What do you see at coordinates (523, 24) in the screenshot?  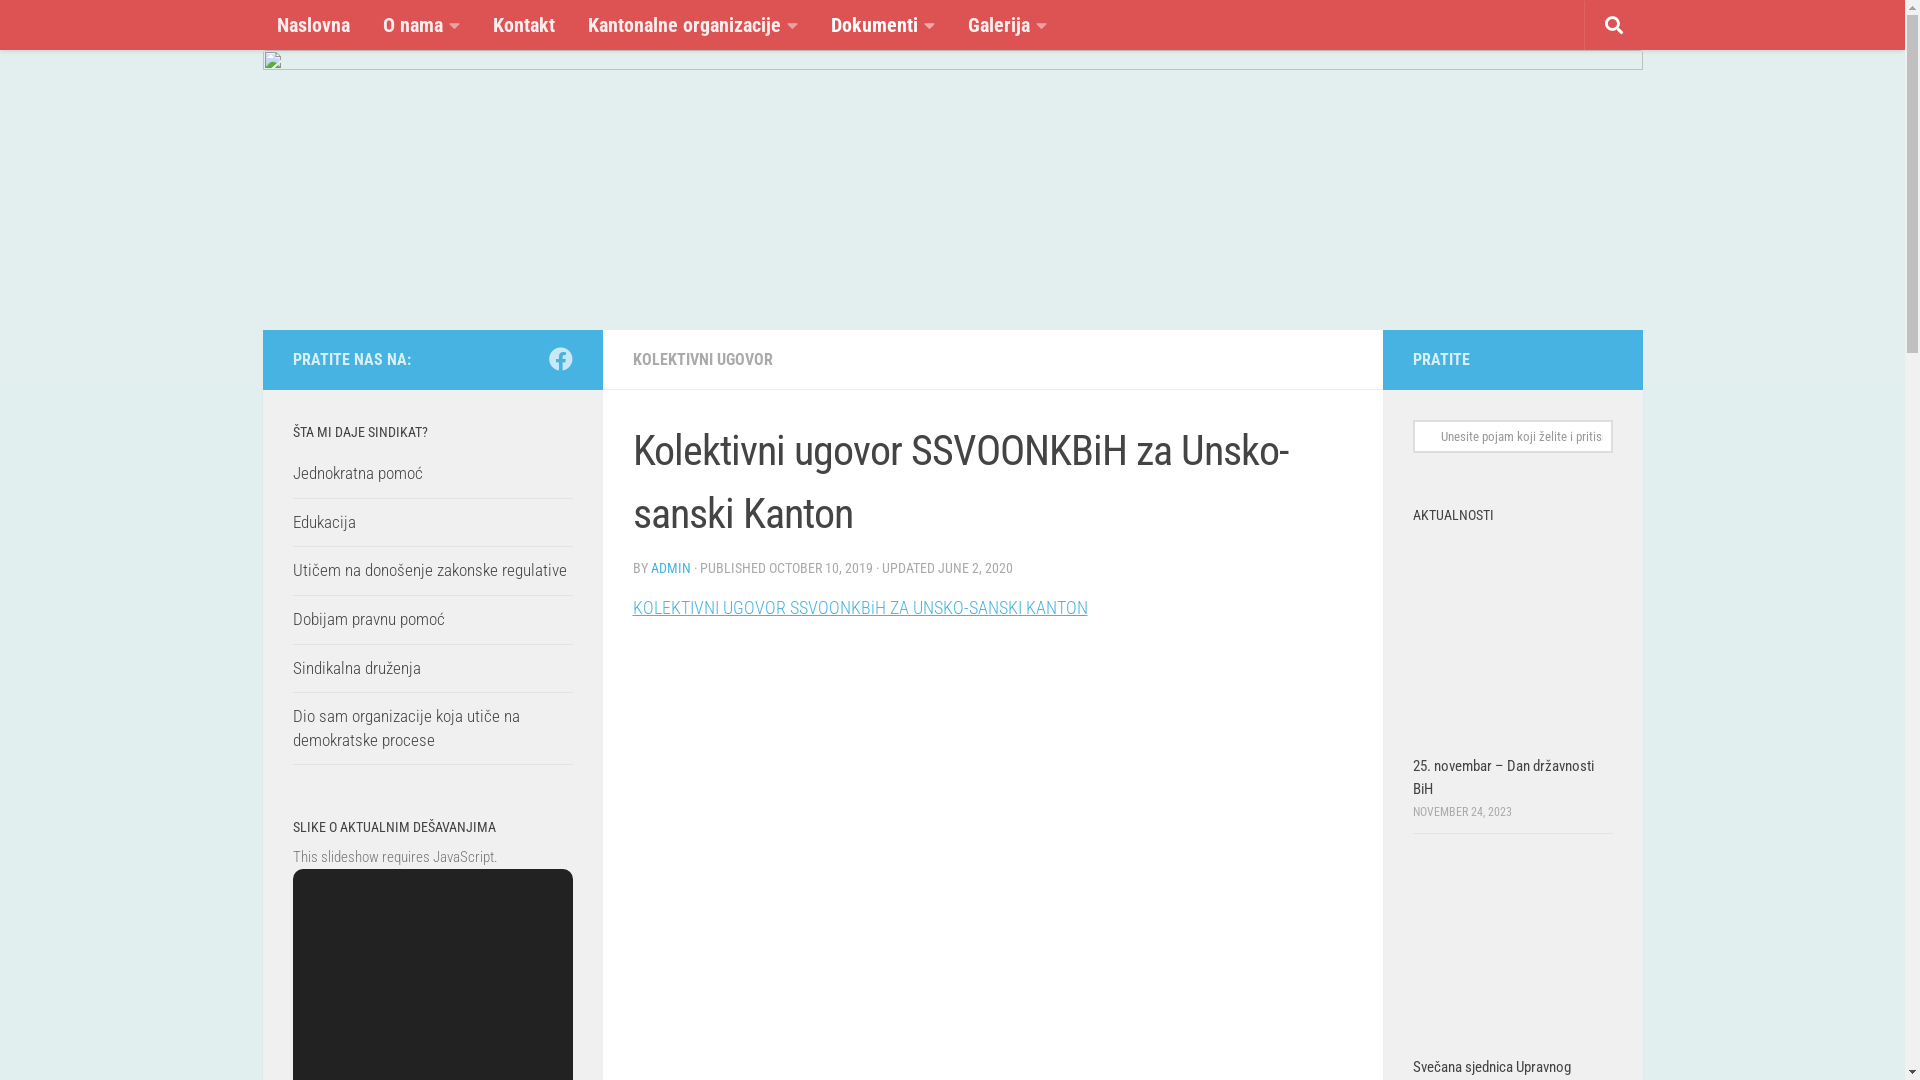 I see `'Kontakt'` at bounding box center [523, 24].